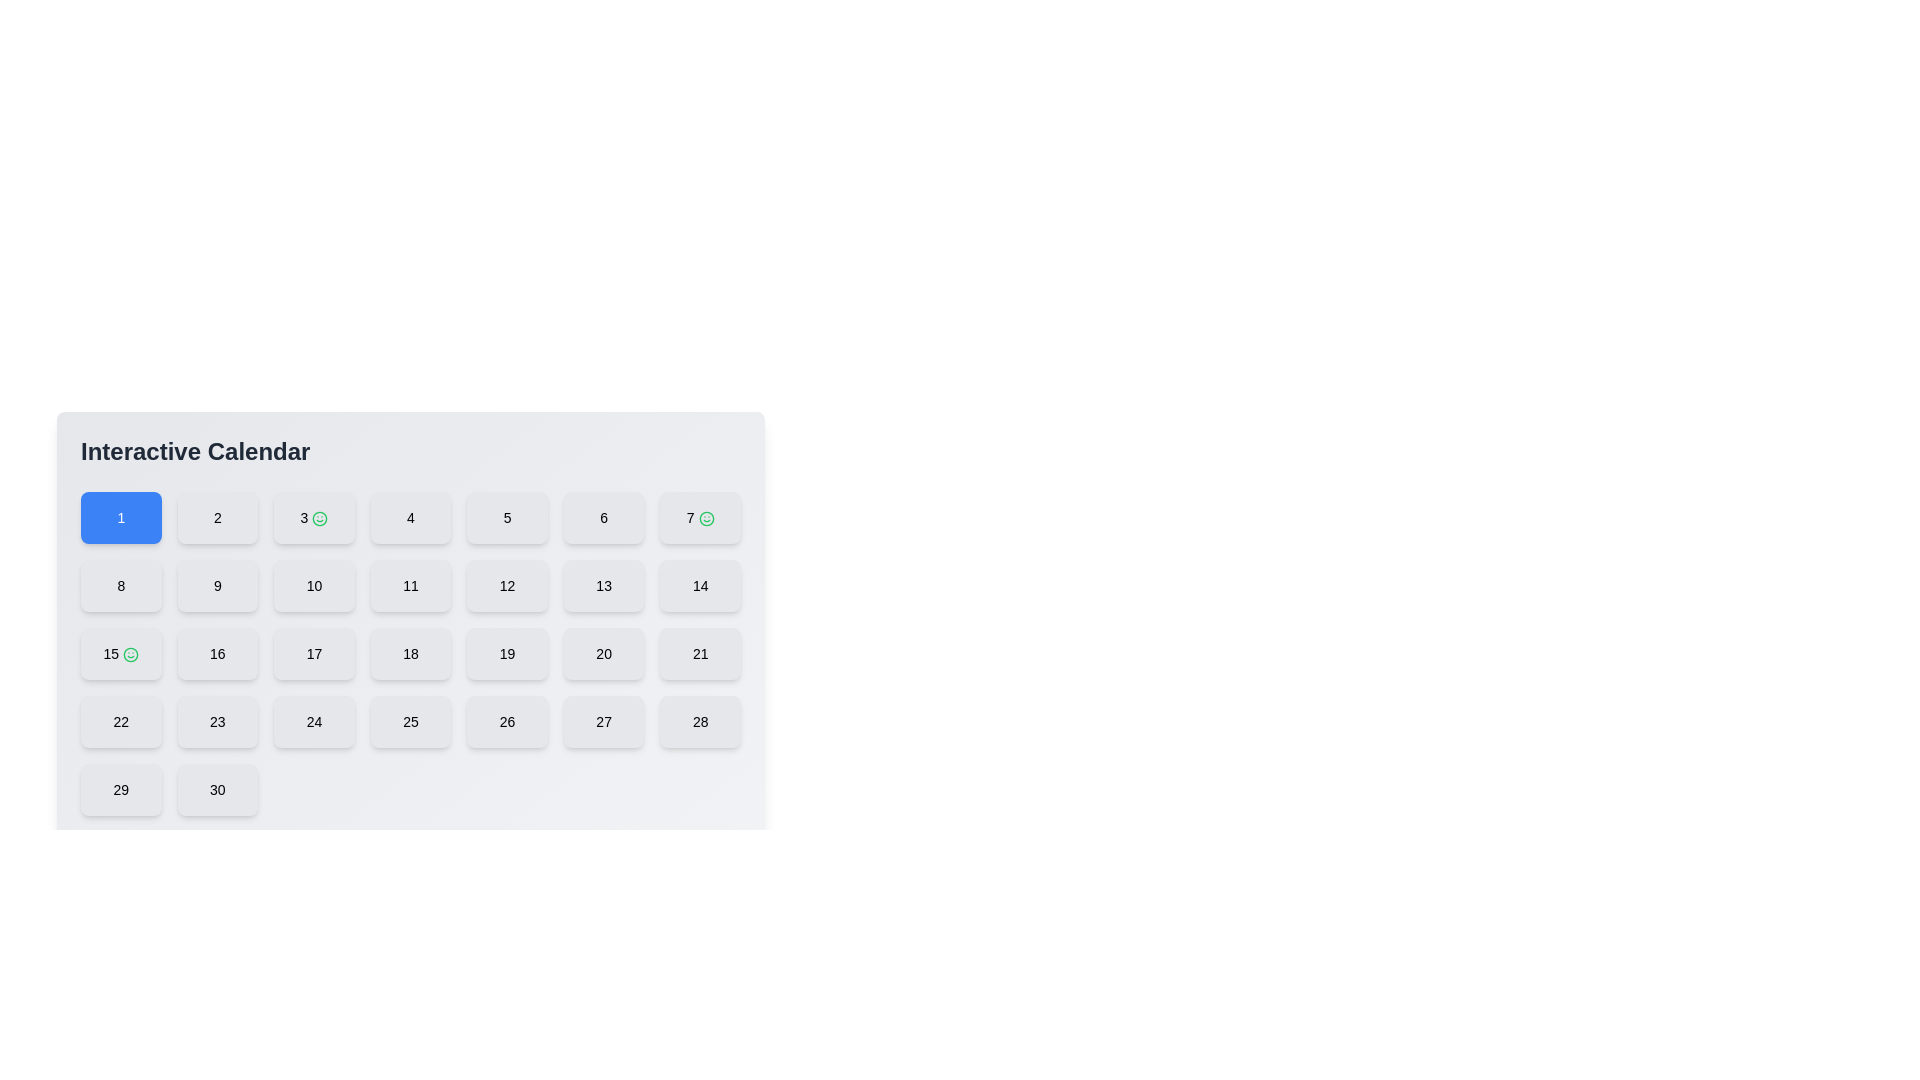  I want to click on the button labeled '15' in the calendar layout, which contains a positive status icon embedded to the right of the number '15', so click(130, 655).